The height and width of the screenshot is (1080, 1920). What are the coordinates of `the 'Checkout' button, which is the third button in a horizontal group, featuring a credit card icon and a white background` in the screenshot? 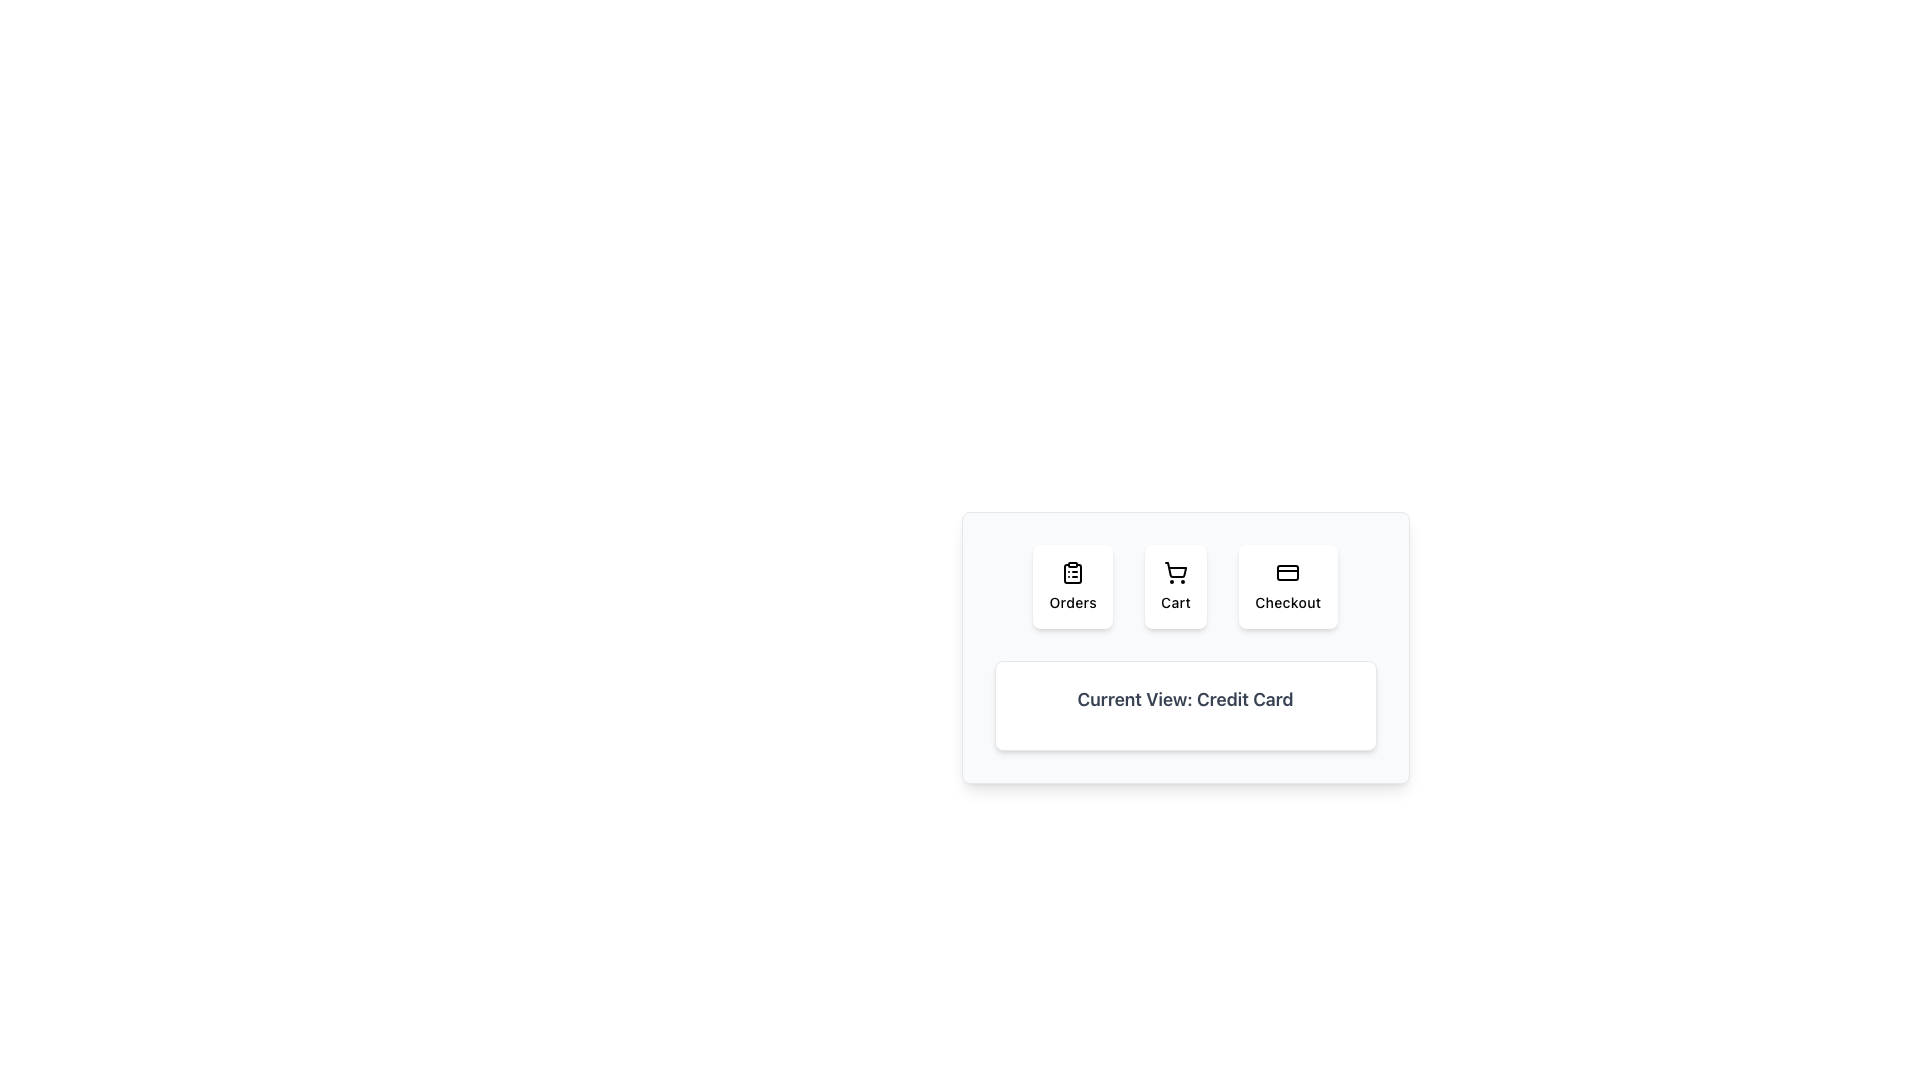 It's located at (1288, 585).